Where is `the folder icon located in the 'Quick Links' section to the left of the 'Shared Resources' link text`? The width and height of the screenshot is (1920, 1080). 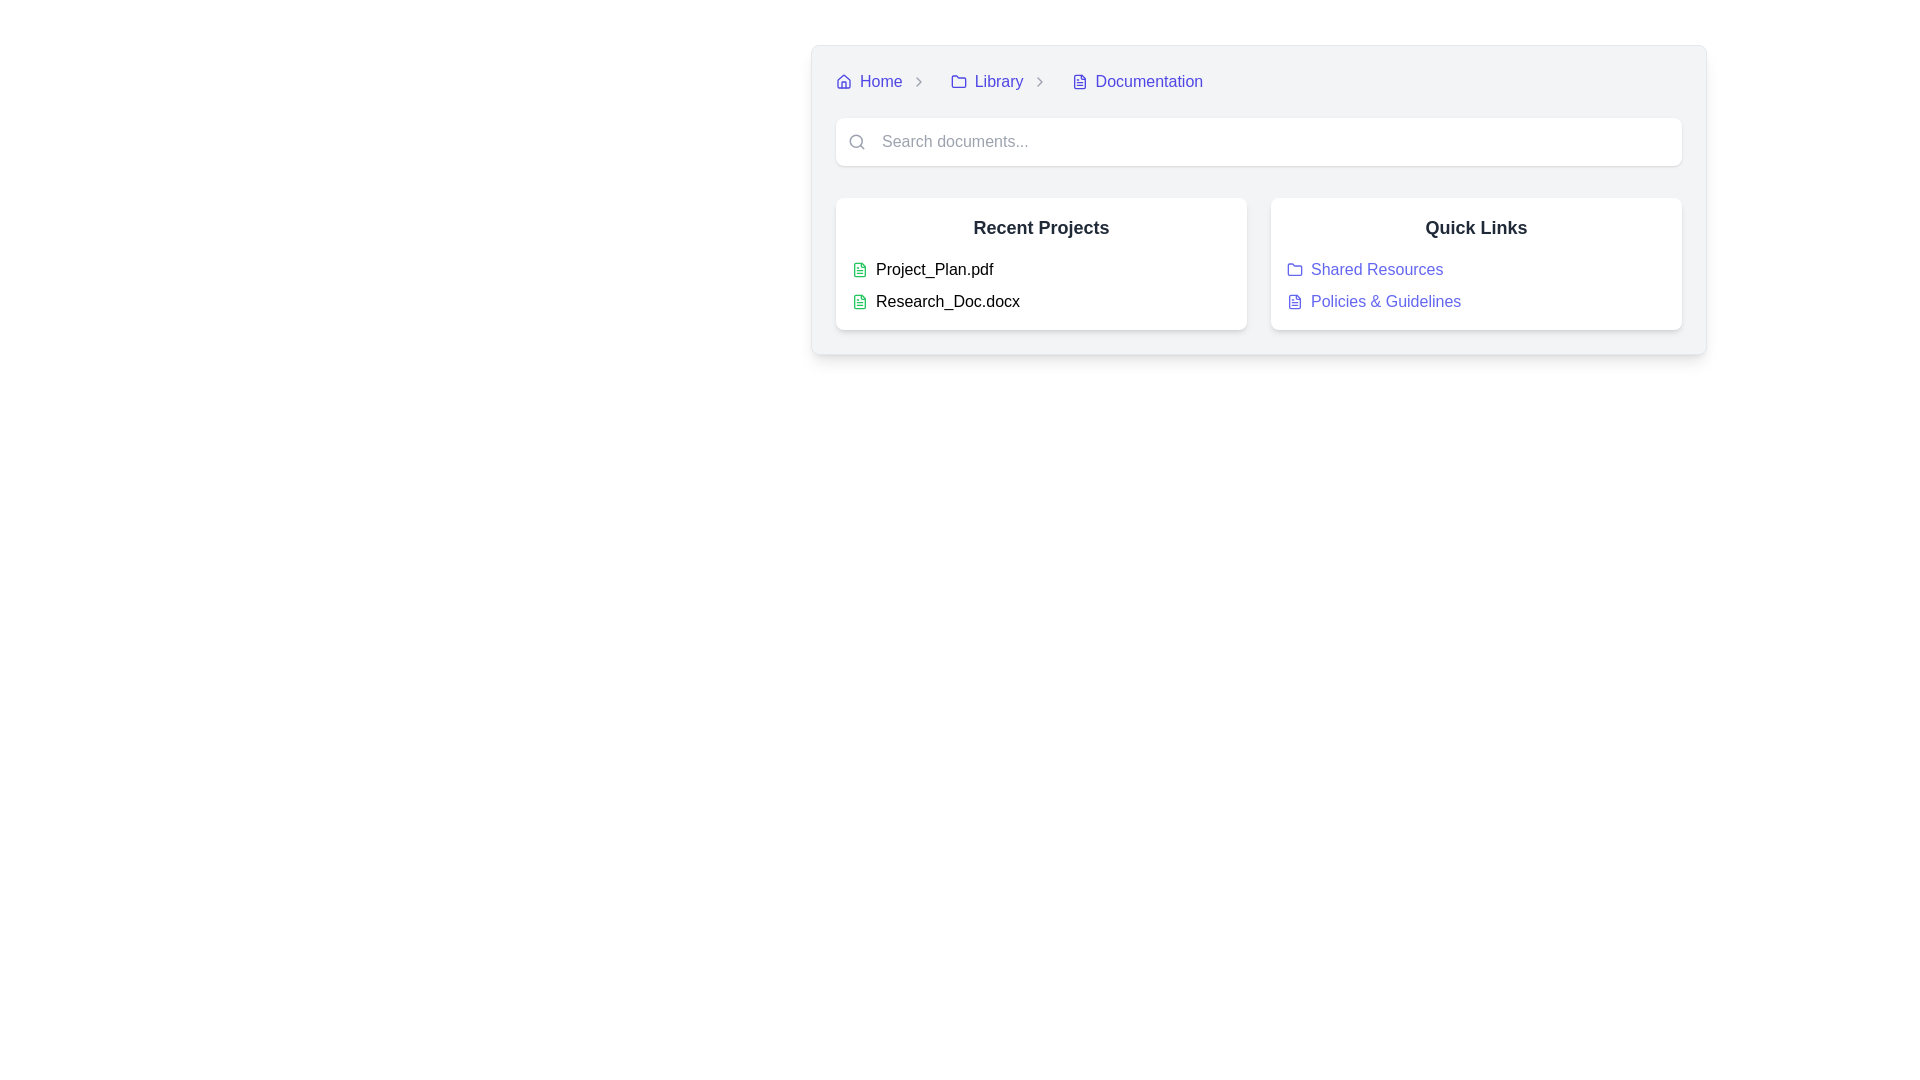 the folder icon located in the 'Quick Links' section to the left of the 'Shared Resources' link text is located at coordinates (1295, 268).